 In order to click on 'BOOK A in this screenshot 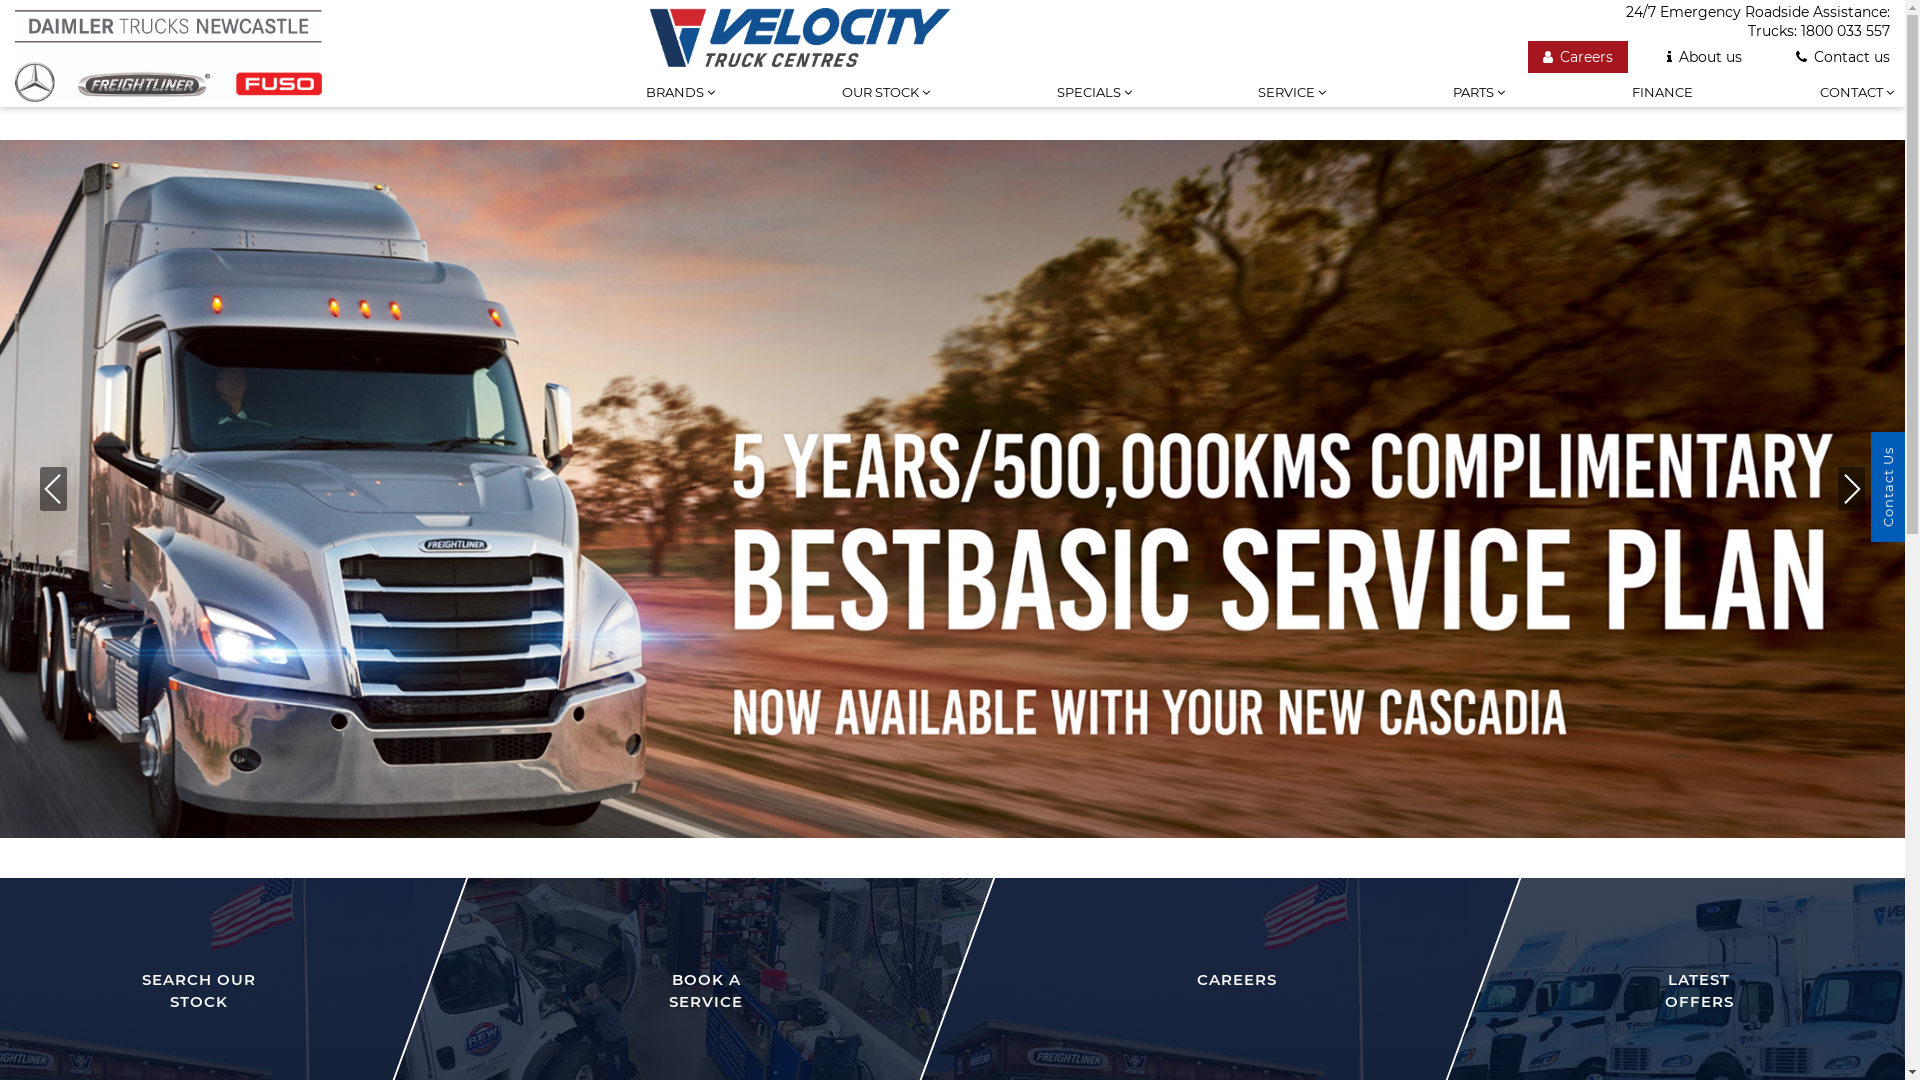, I will do `click(681, 945)`.